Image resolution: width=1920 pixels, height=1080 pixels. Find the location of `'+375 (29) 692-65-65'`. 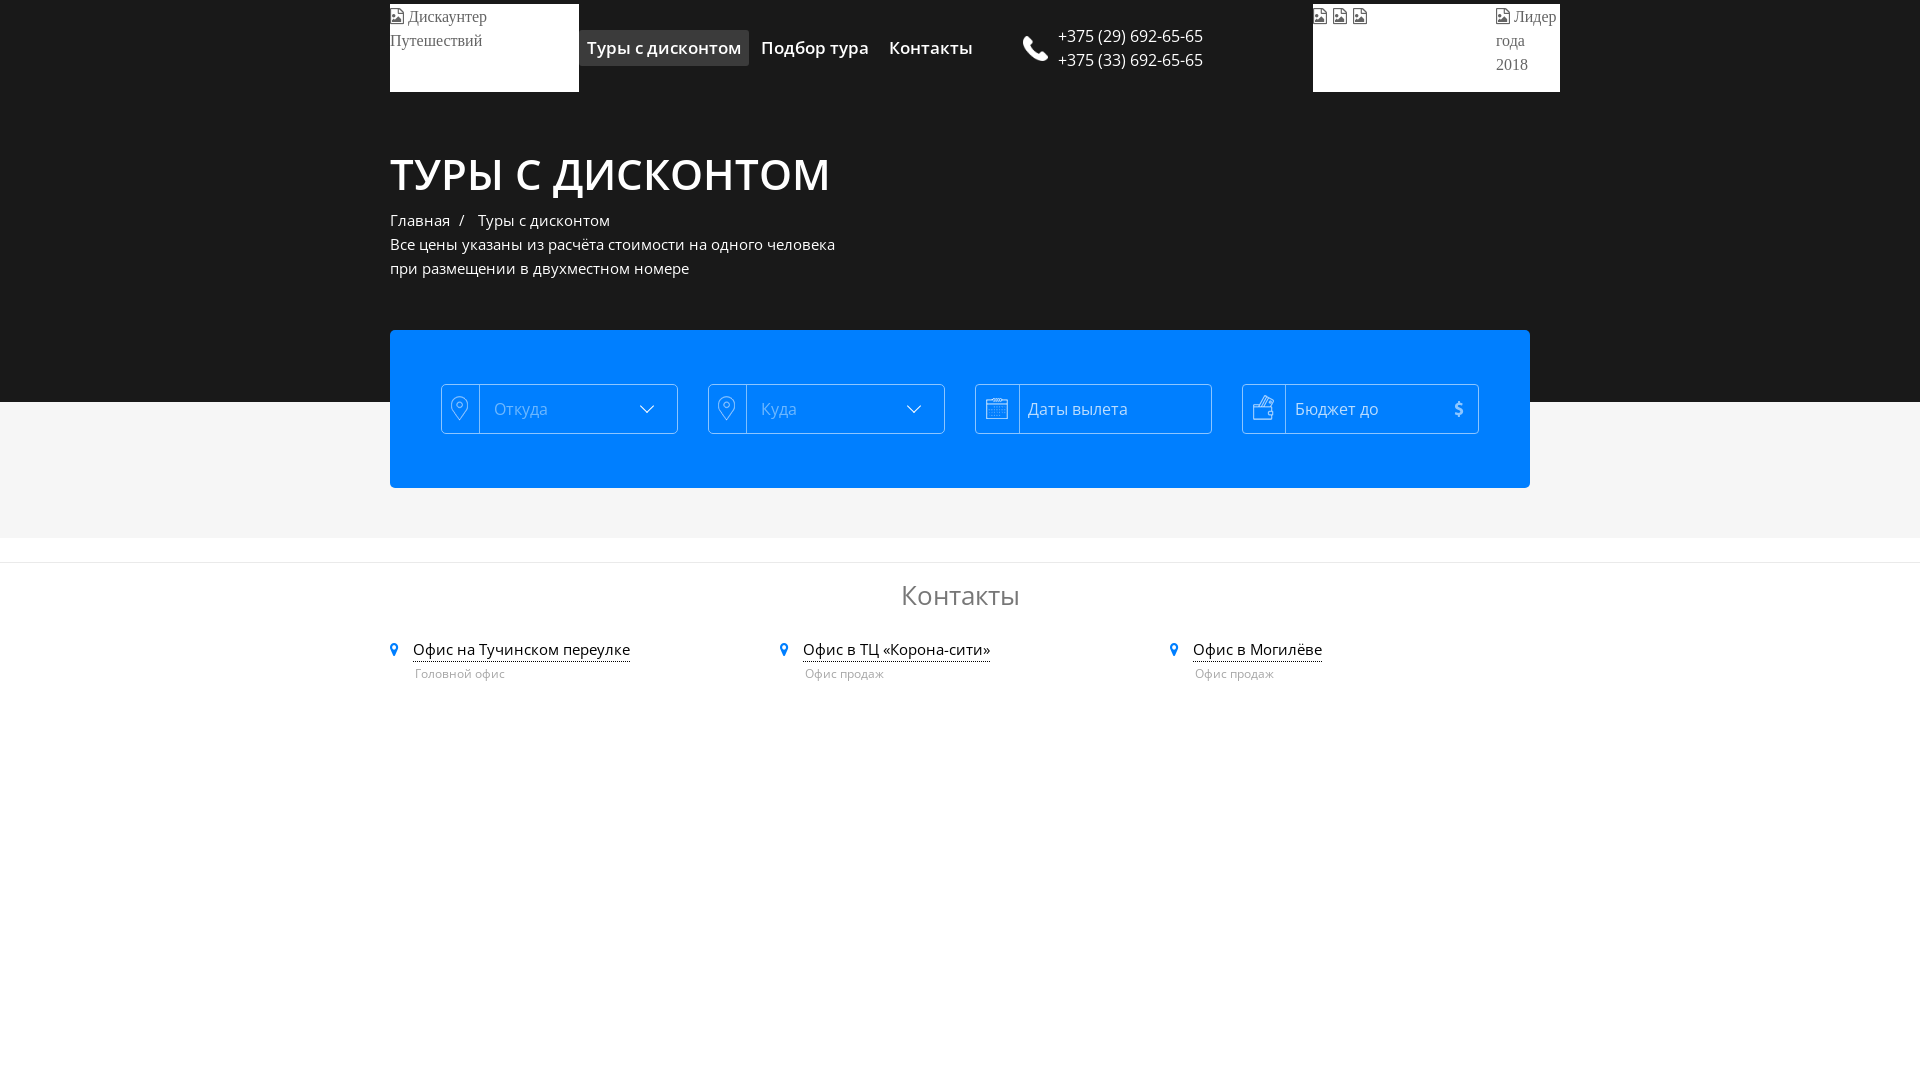

'+375 (29) 692-65-65' is located at coordinates (1177, 35).